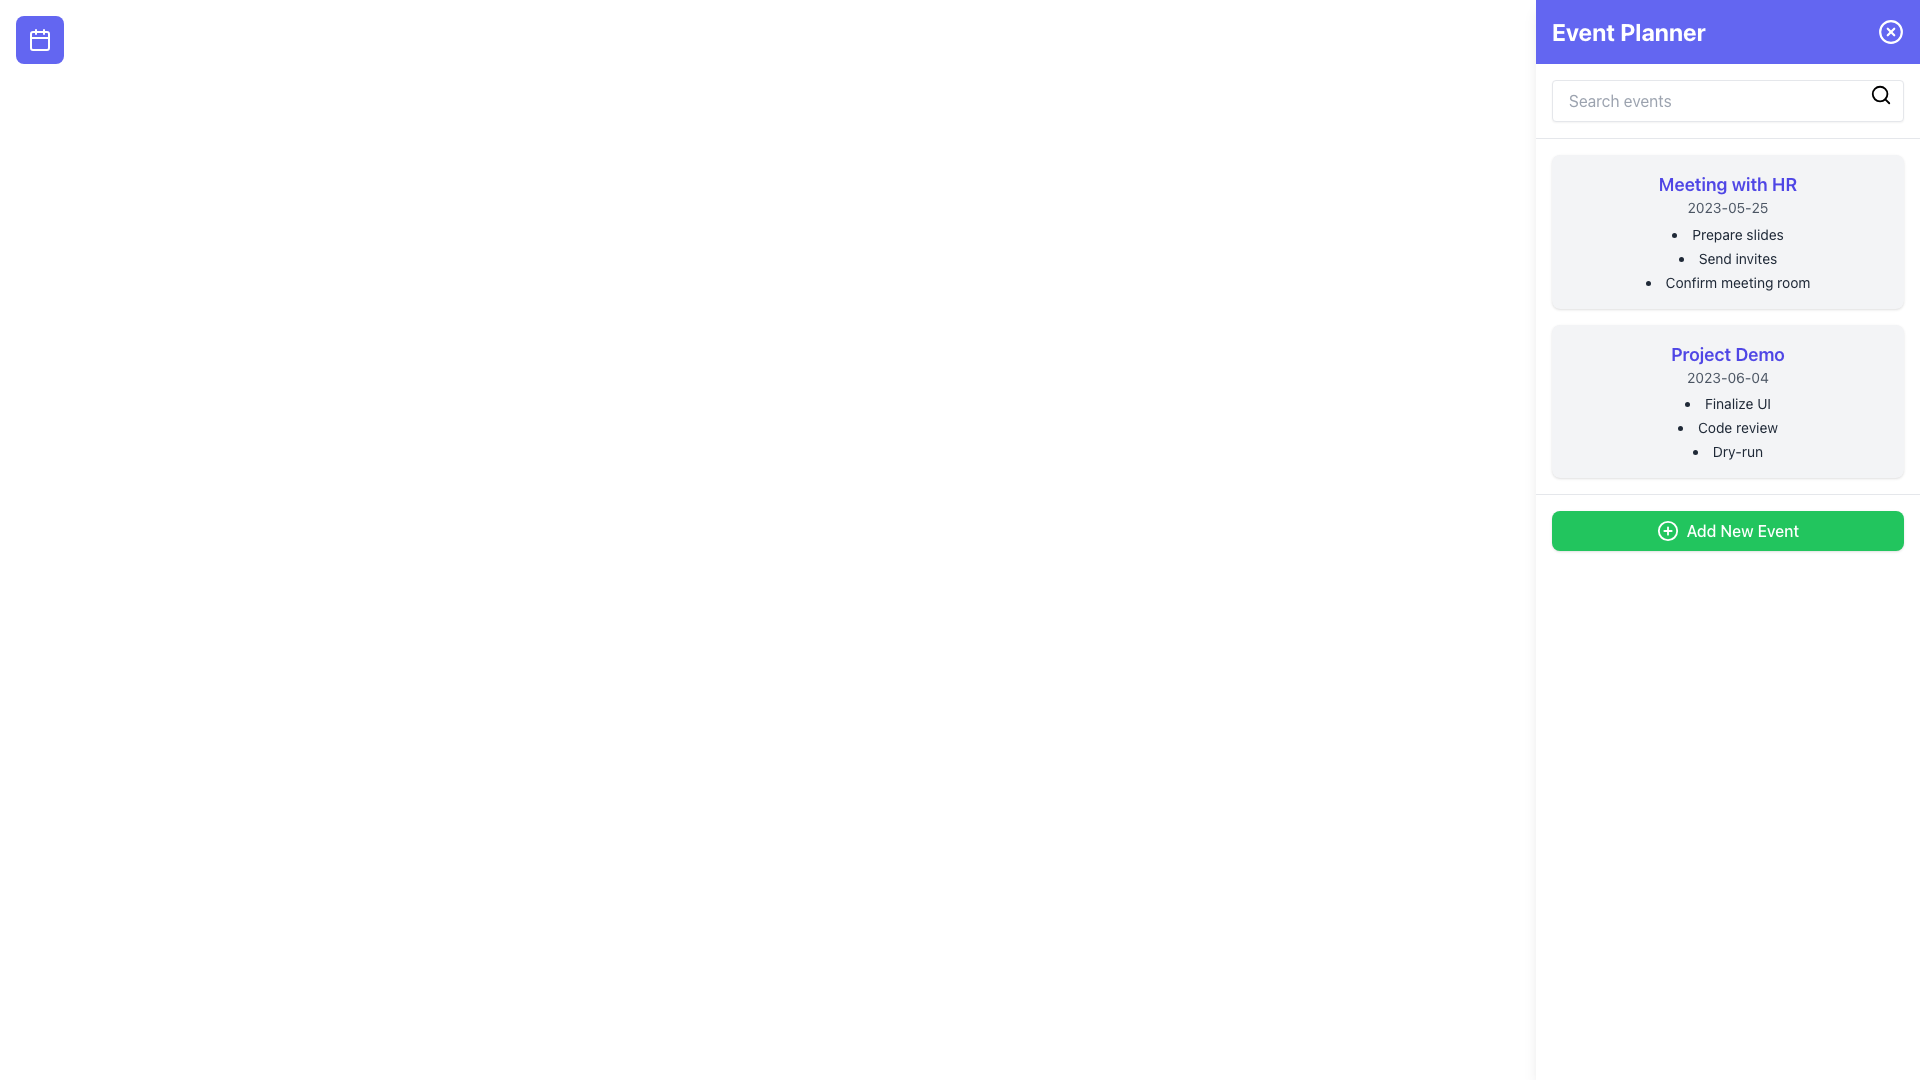 The height and width of the screenshot is (1080, 1920). What do you see at coordinates (1727, 185) in the screenshot?
I see `the text label displaying 'Meeting with HR', which is styled with a large bold indigo font and positioned at the top center of the card in the right panel` at bounding box center [1727, 185].